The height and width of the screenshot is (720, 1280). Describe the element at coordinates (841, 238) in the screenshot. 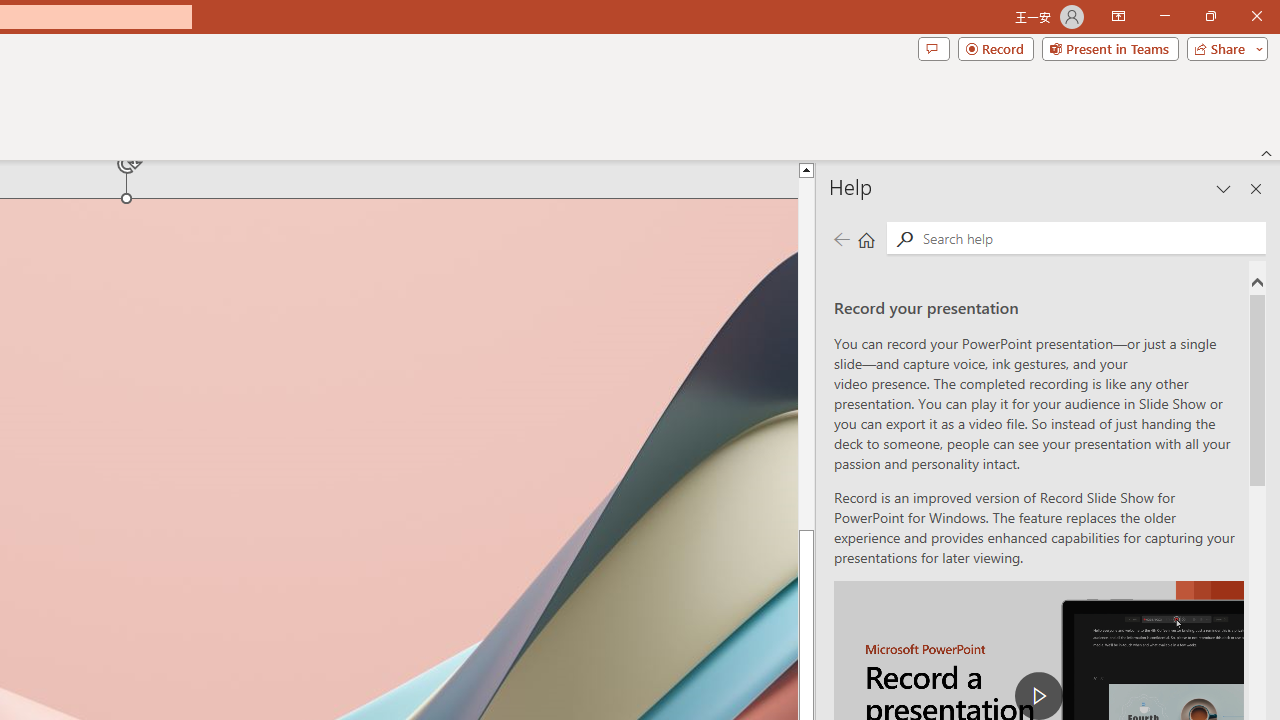

I see `'Previous page'` at that location.